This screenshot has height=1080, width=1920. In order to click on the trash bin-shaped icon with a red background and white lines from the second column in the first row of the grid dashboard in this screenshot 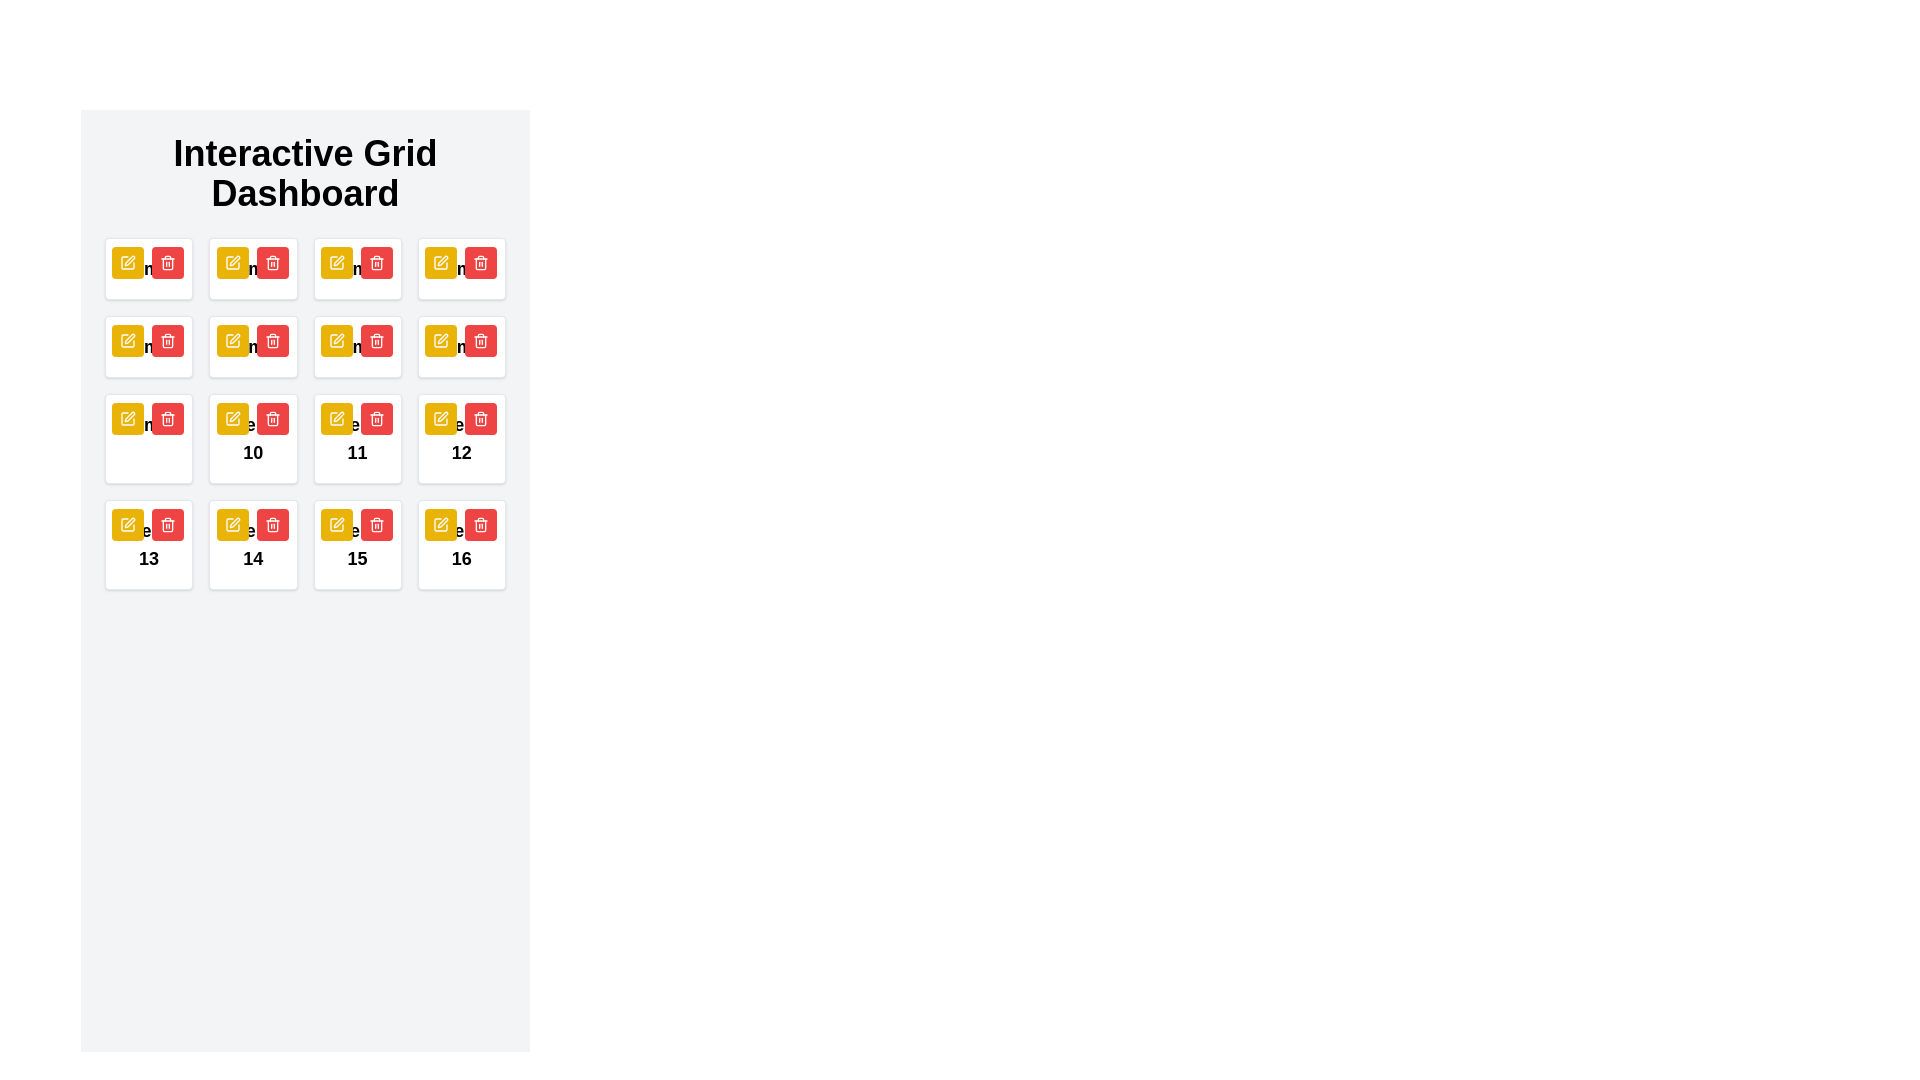, I will do `click(168, 261)`.